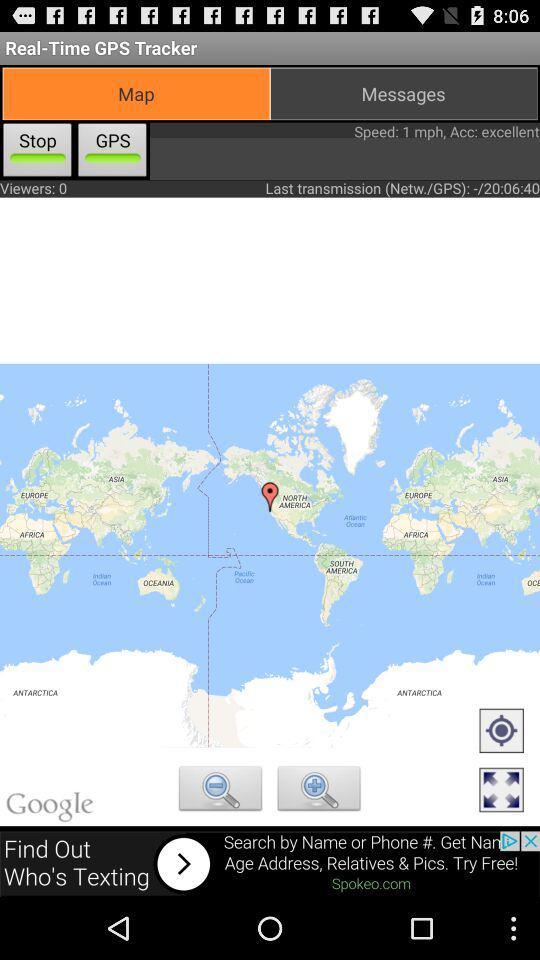  What do you see at coordinates (500, 731) in the screenshot?
I see `go` at bounding box center [500, 731].